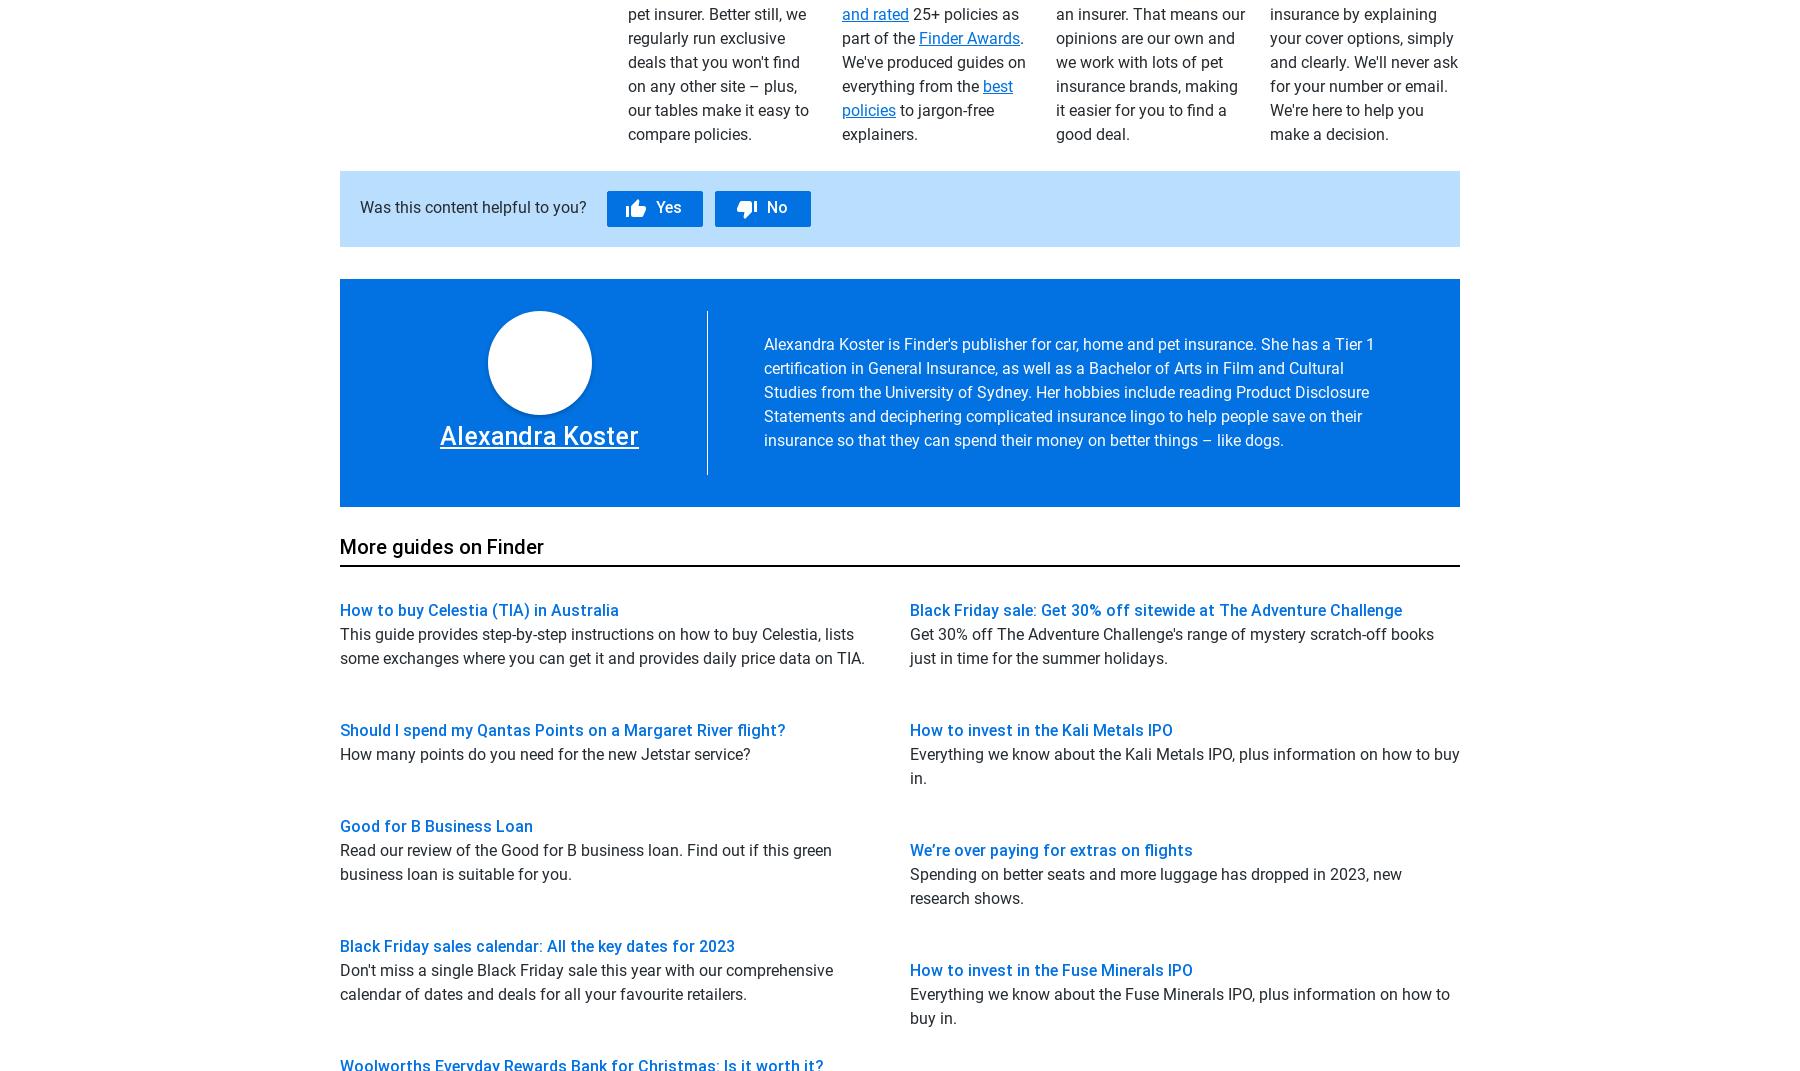 The image size is (1800, 1071). Describe the element at coordinates (1154, 609) in the screenshot. I see `'Black Friday sale: Get 30% off sitewide at The Adventure Challenge'` at that location.